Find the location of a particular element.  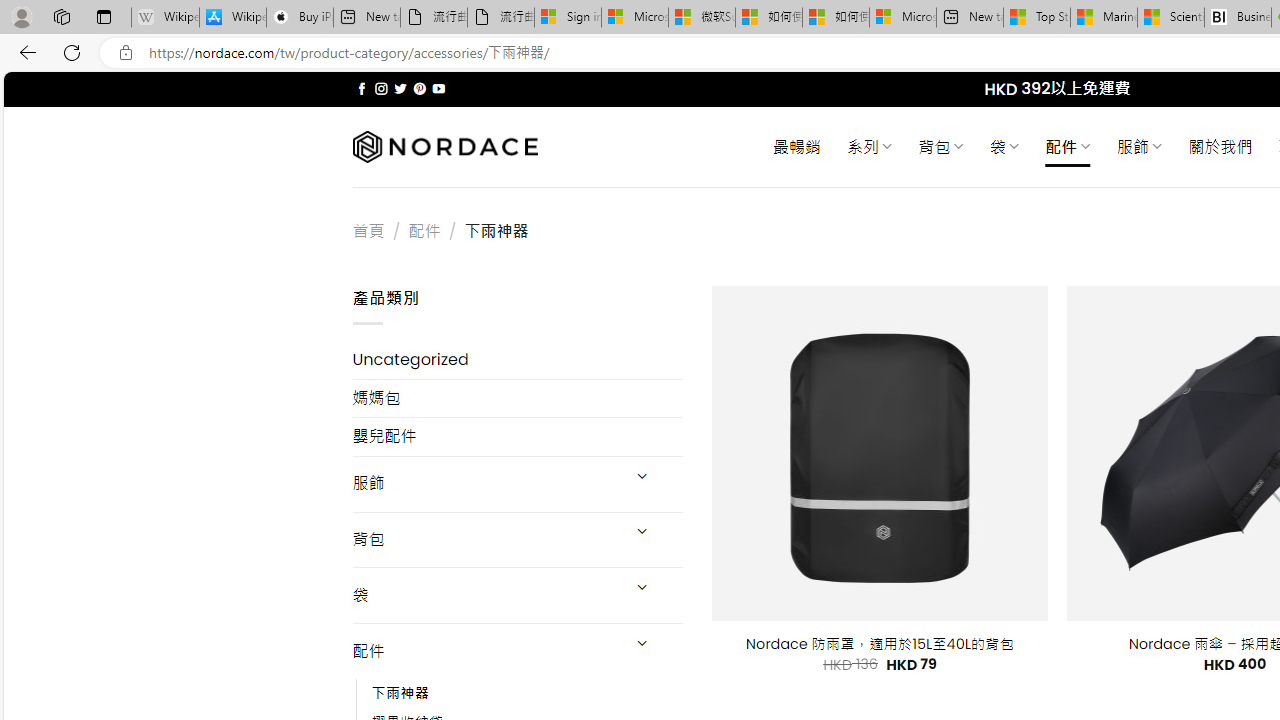

'Marine life - MSN' is located at coordinates (1103, 17).